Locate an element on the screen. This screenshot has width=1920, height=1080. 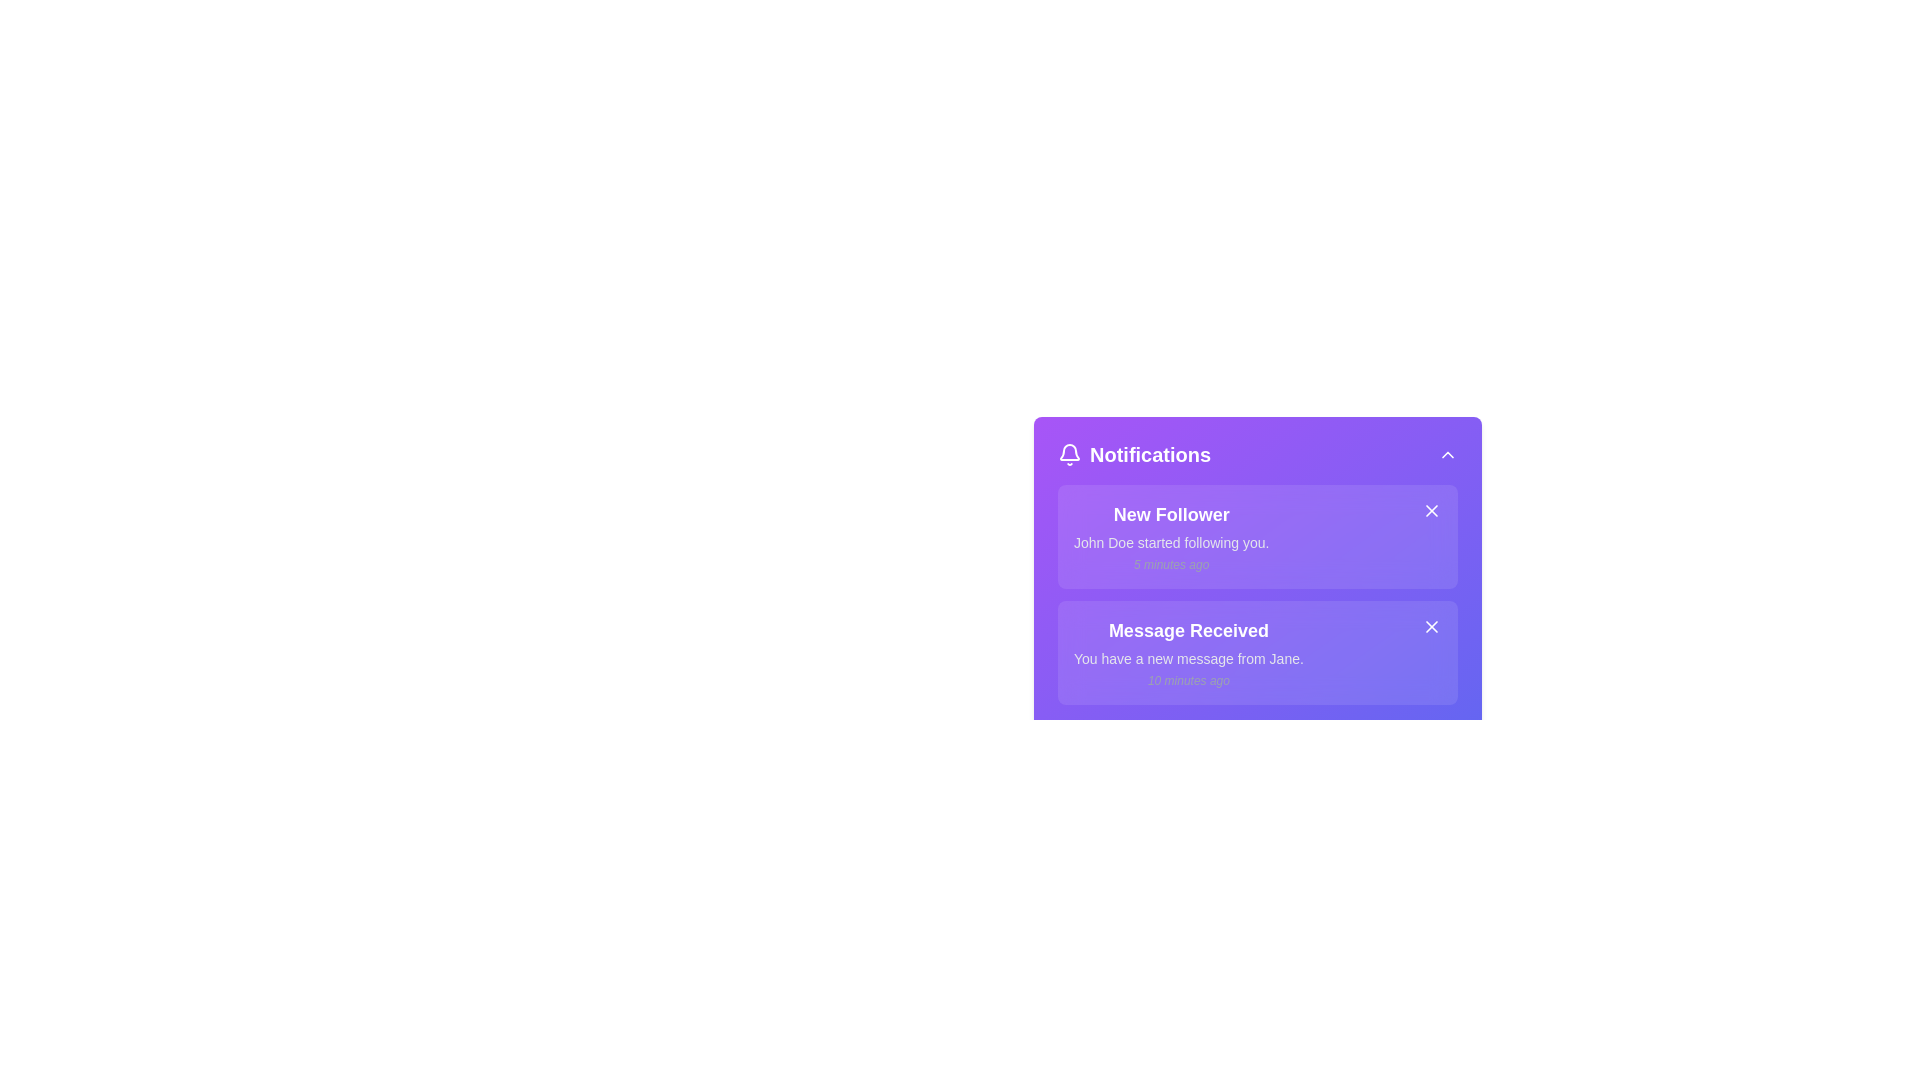
the static text label displaying '5 minutes ago' in the notifications panel, which is positioned below 'John Doe started following you.' is located at coordinates (1171, 564).